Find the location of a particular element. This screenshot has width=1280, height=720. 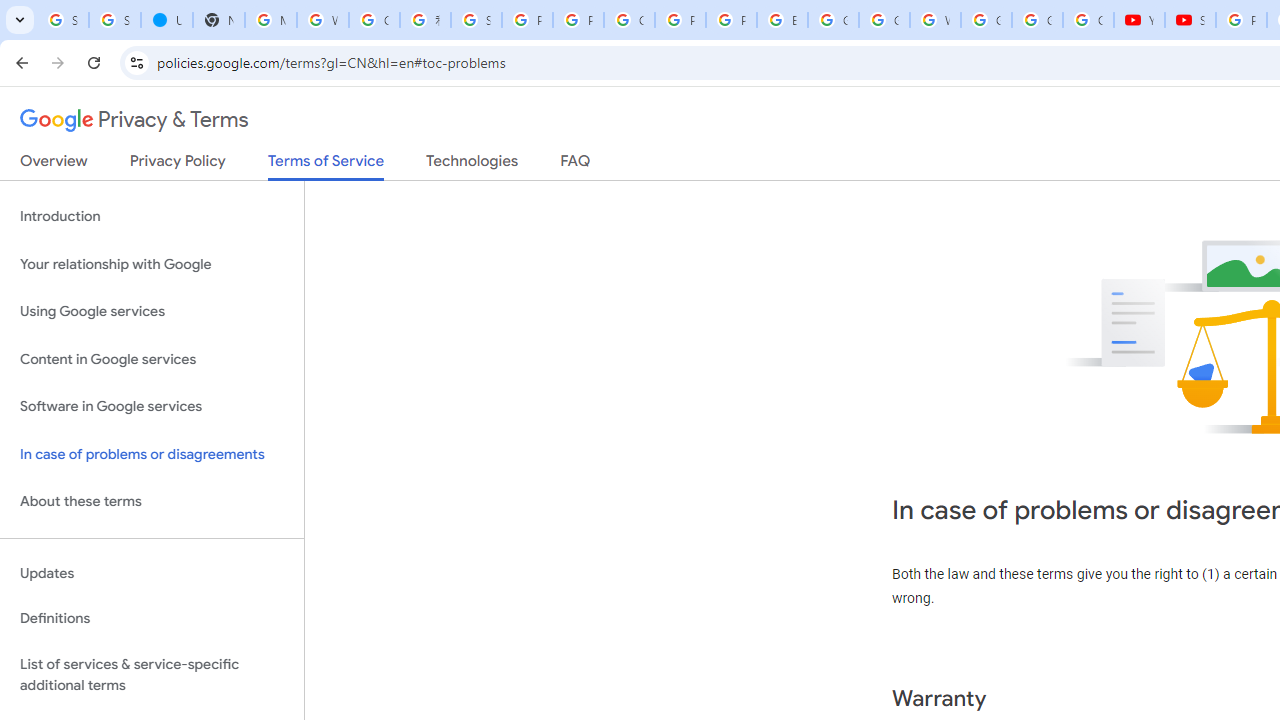

'Google Slides: Sign-in' is located at coordinates (833, 20).